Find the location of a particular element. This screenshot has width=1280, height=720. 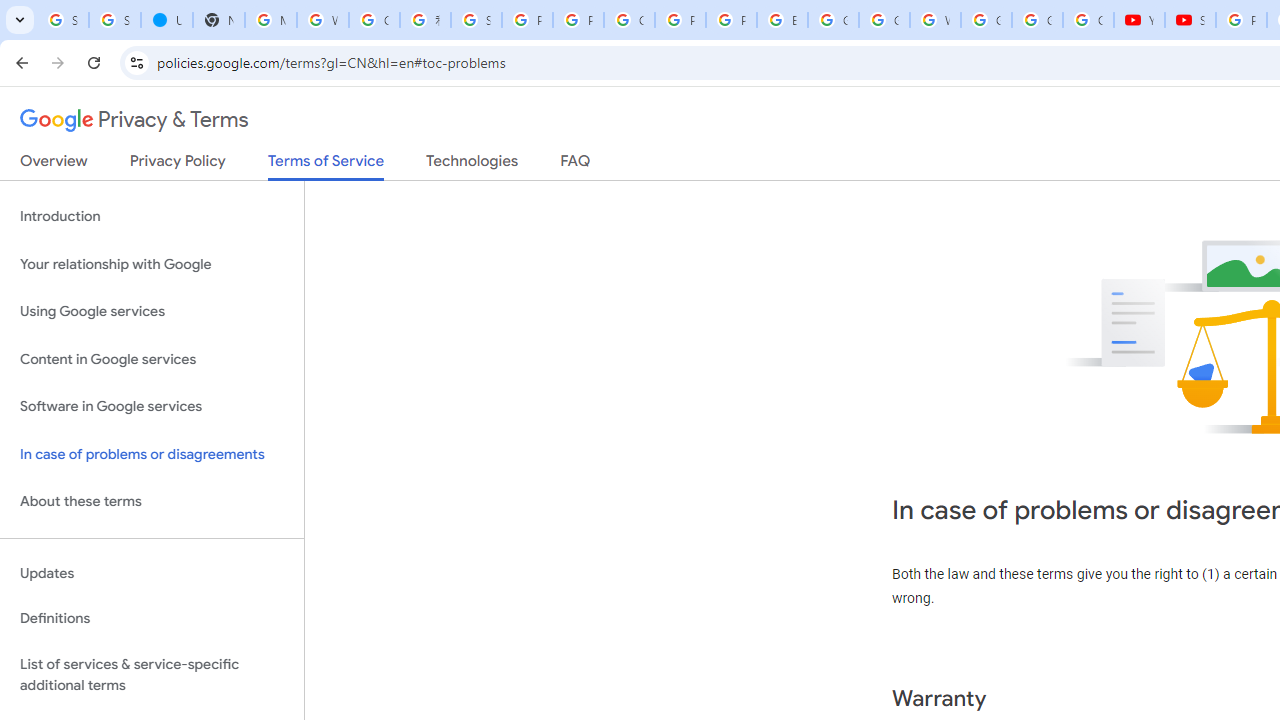

'Google Slides: Sign-in' is located at coordinates (833, 20).